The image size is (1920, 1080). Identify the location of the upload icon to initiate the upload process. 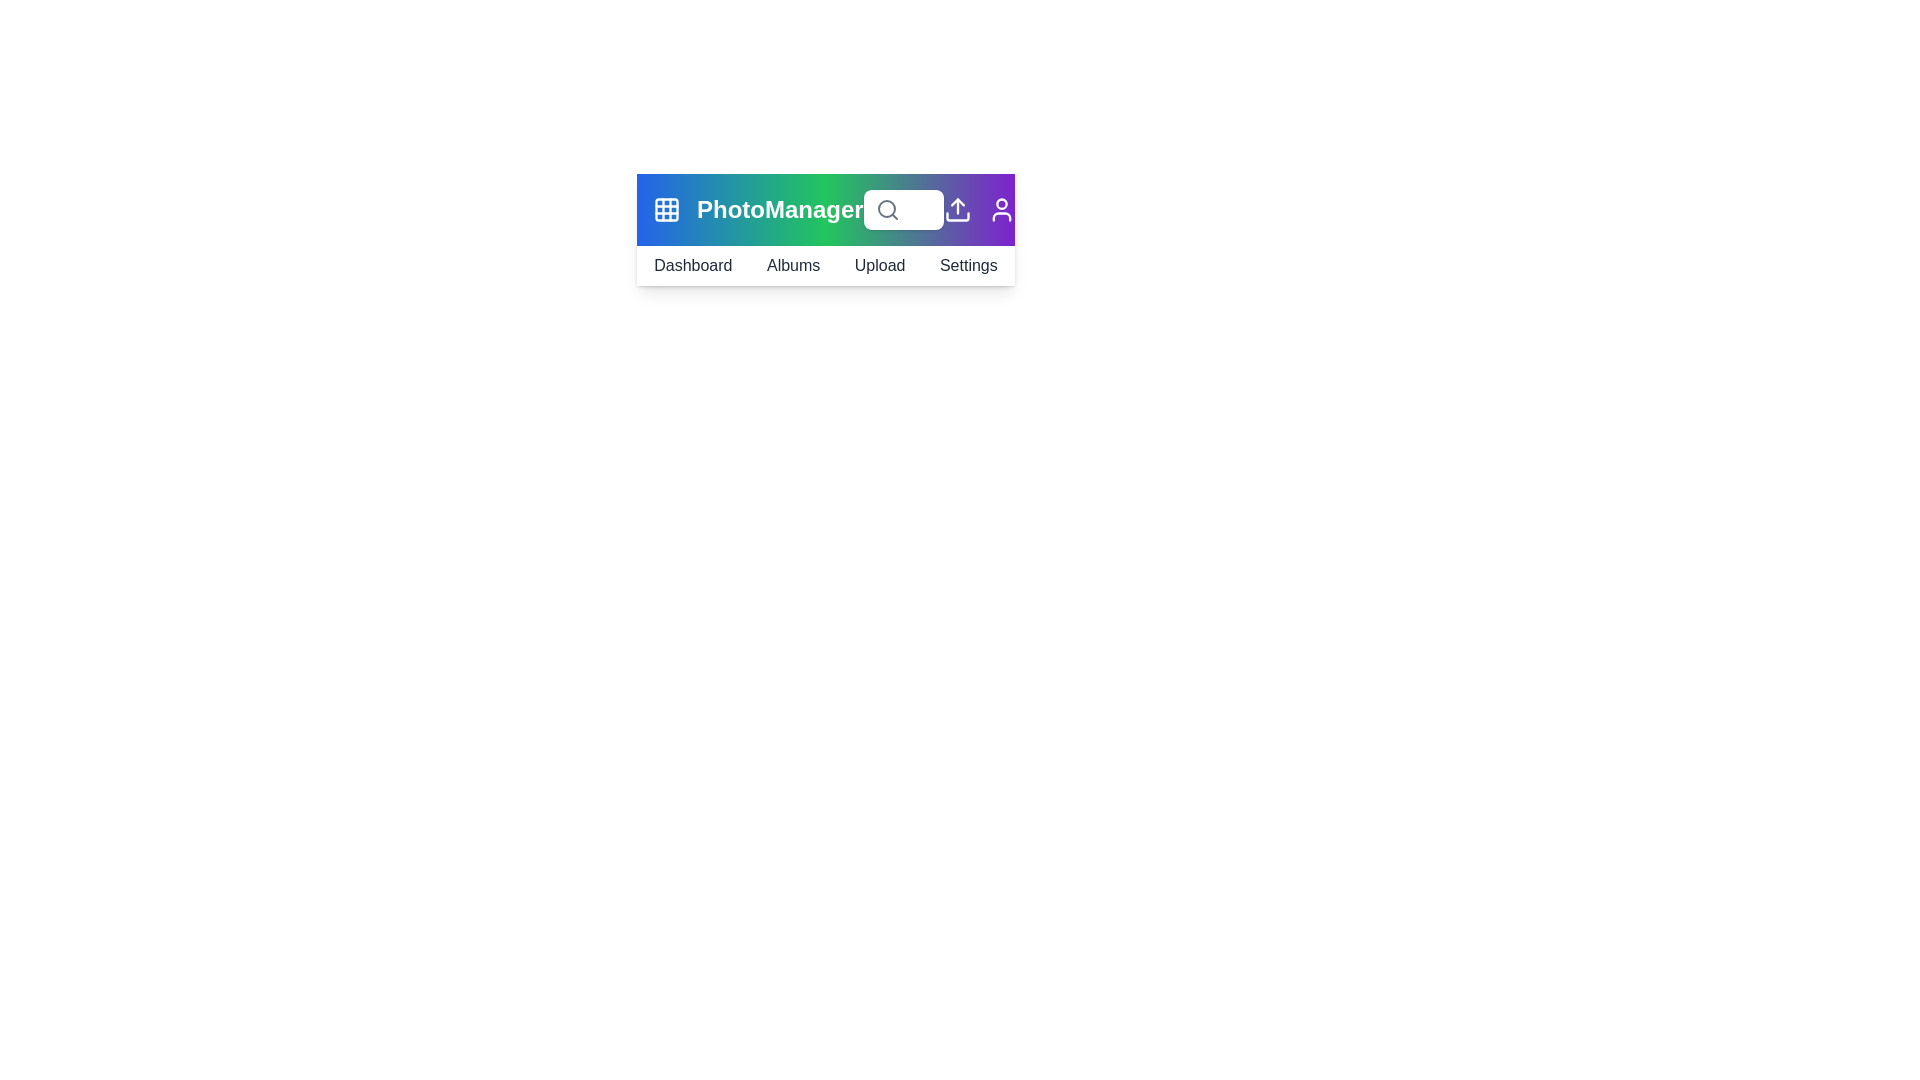
(956, 209).